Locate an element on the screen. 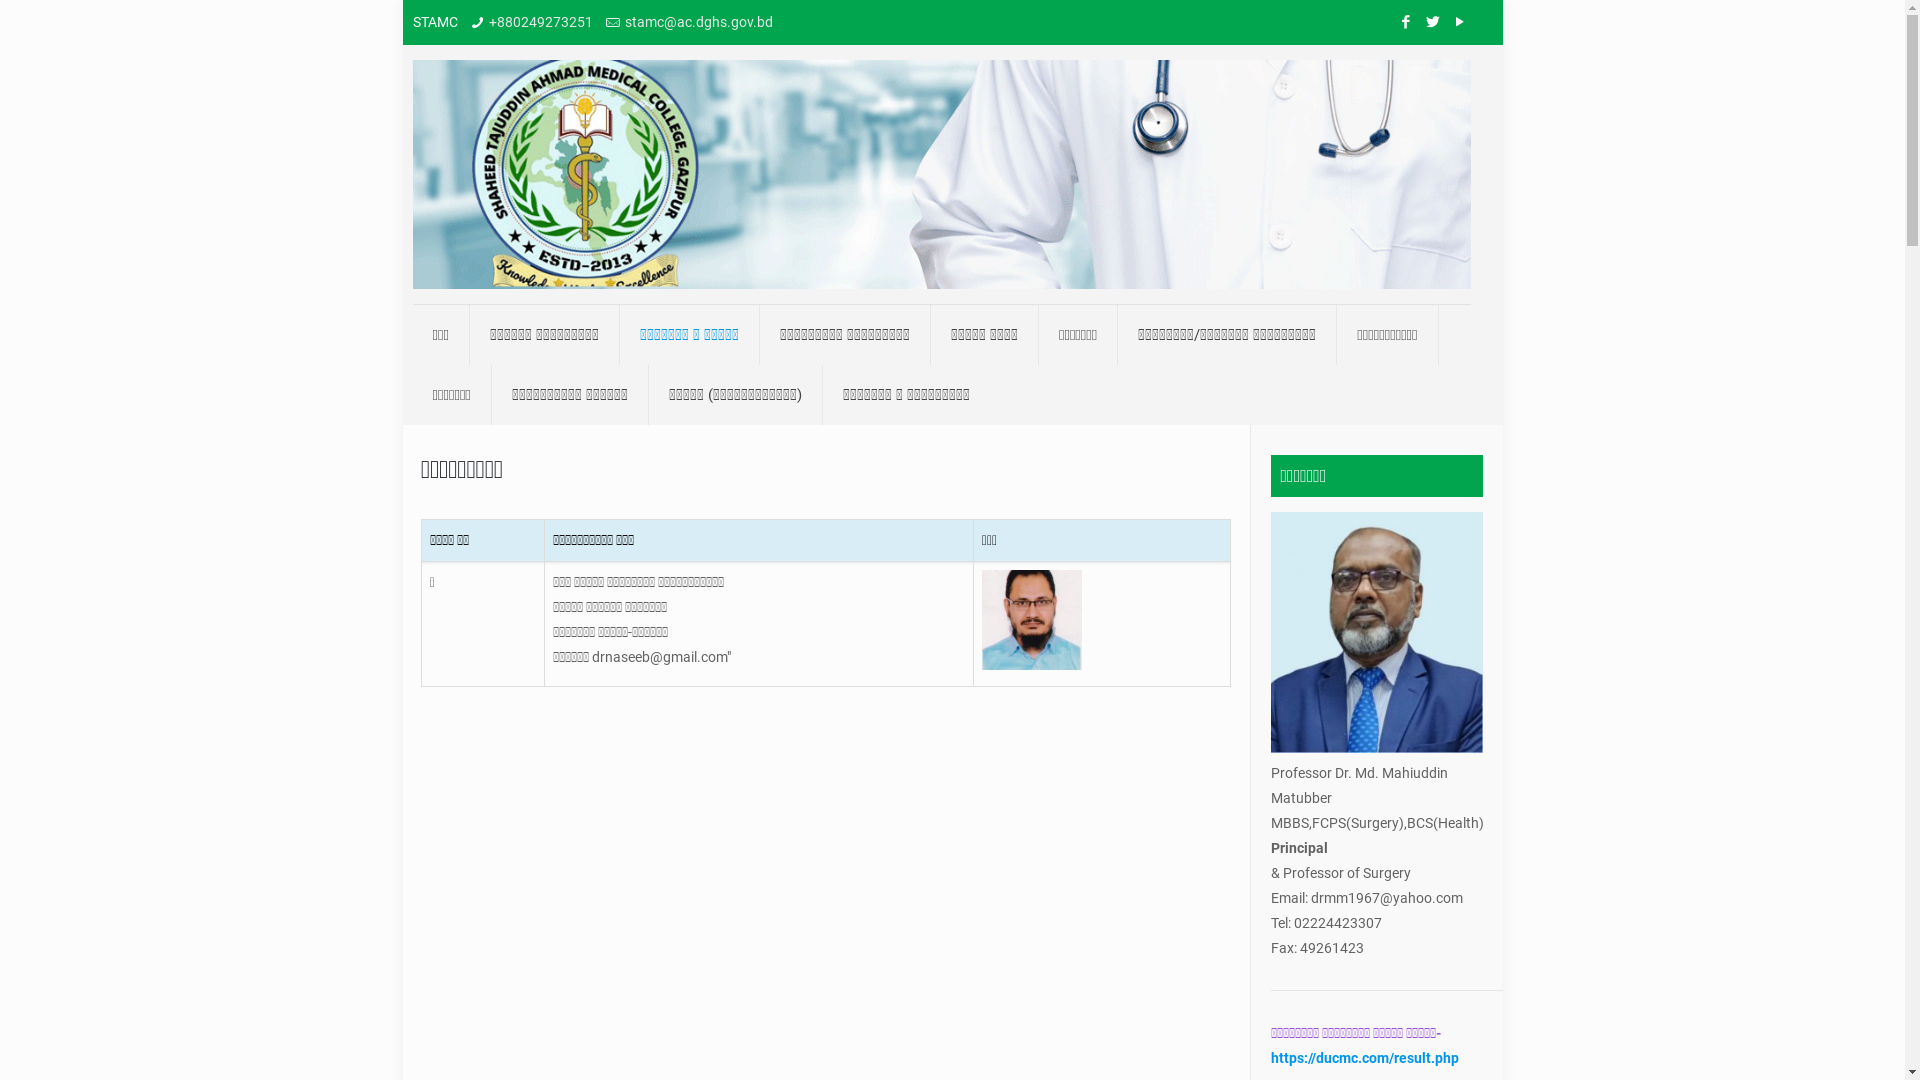  'STAMC' is located at coordinates (939, 173).